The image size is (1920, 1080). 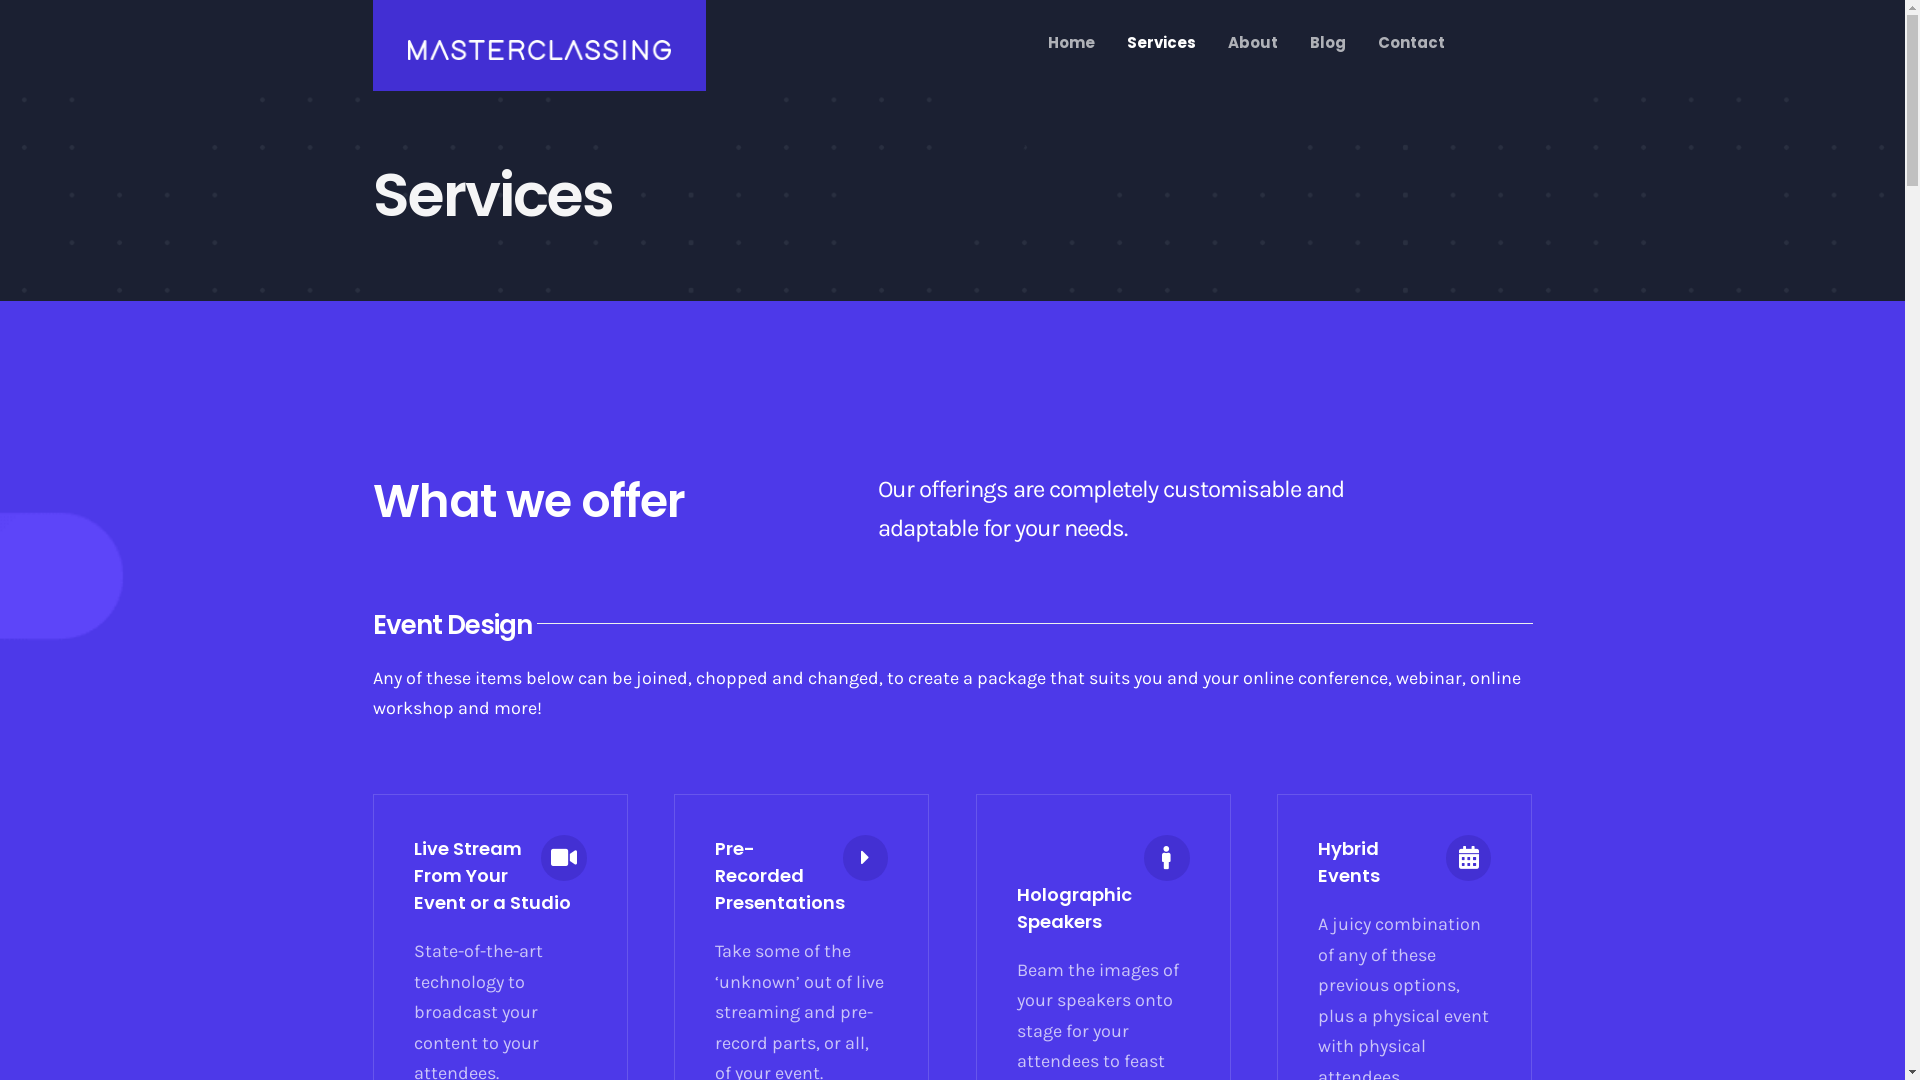 What do you see at coordinates (1251, 42) in the screenshot?
I see `'About'` at bounding box center [1251, 42].